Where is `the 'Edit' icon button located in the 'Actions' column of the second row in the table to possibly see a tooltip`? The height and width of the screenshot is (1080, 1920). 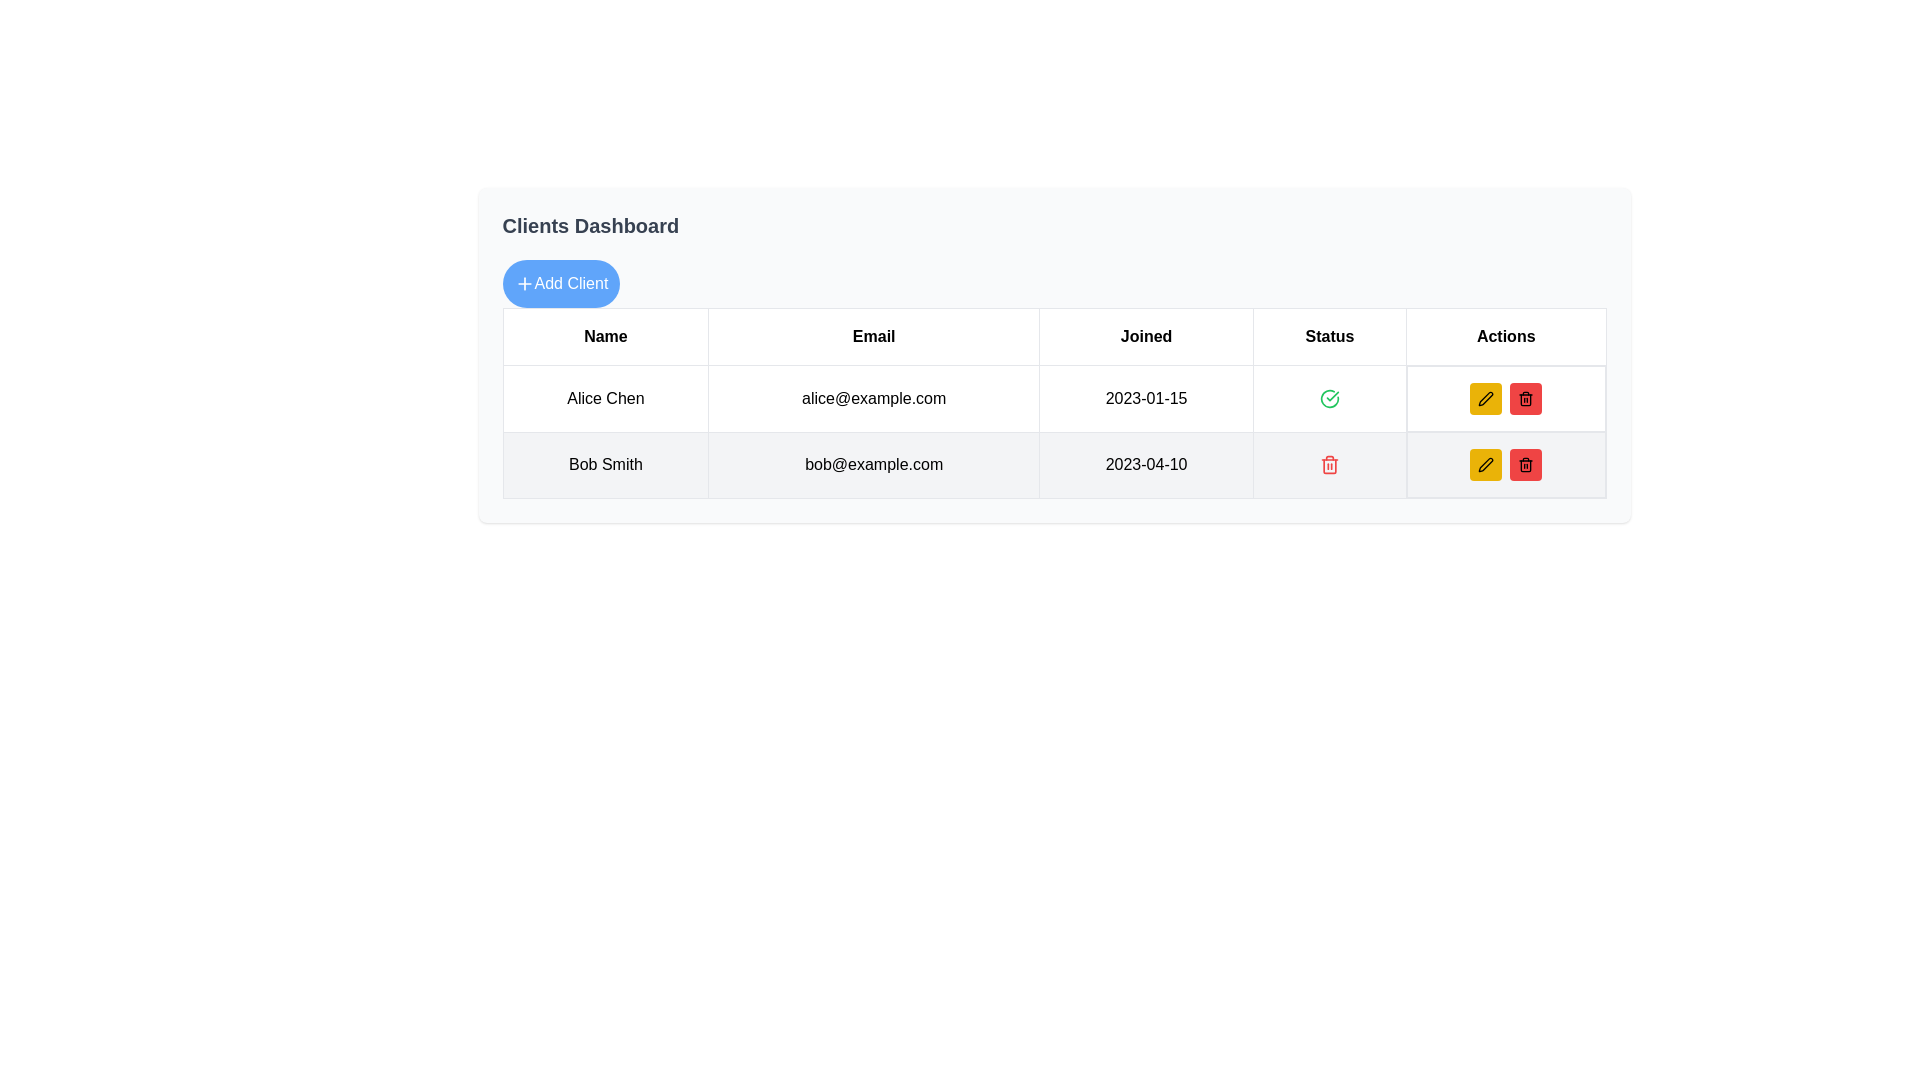
the 'Edit' icon button located in the 'Actions' column of the second row in the table to possibly see a tooltip is located at coordinates (1486, 398).